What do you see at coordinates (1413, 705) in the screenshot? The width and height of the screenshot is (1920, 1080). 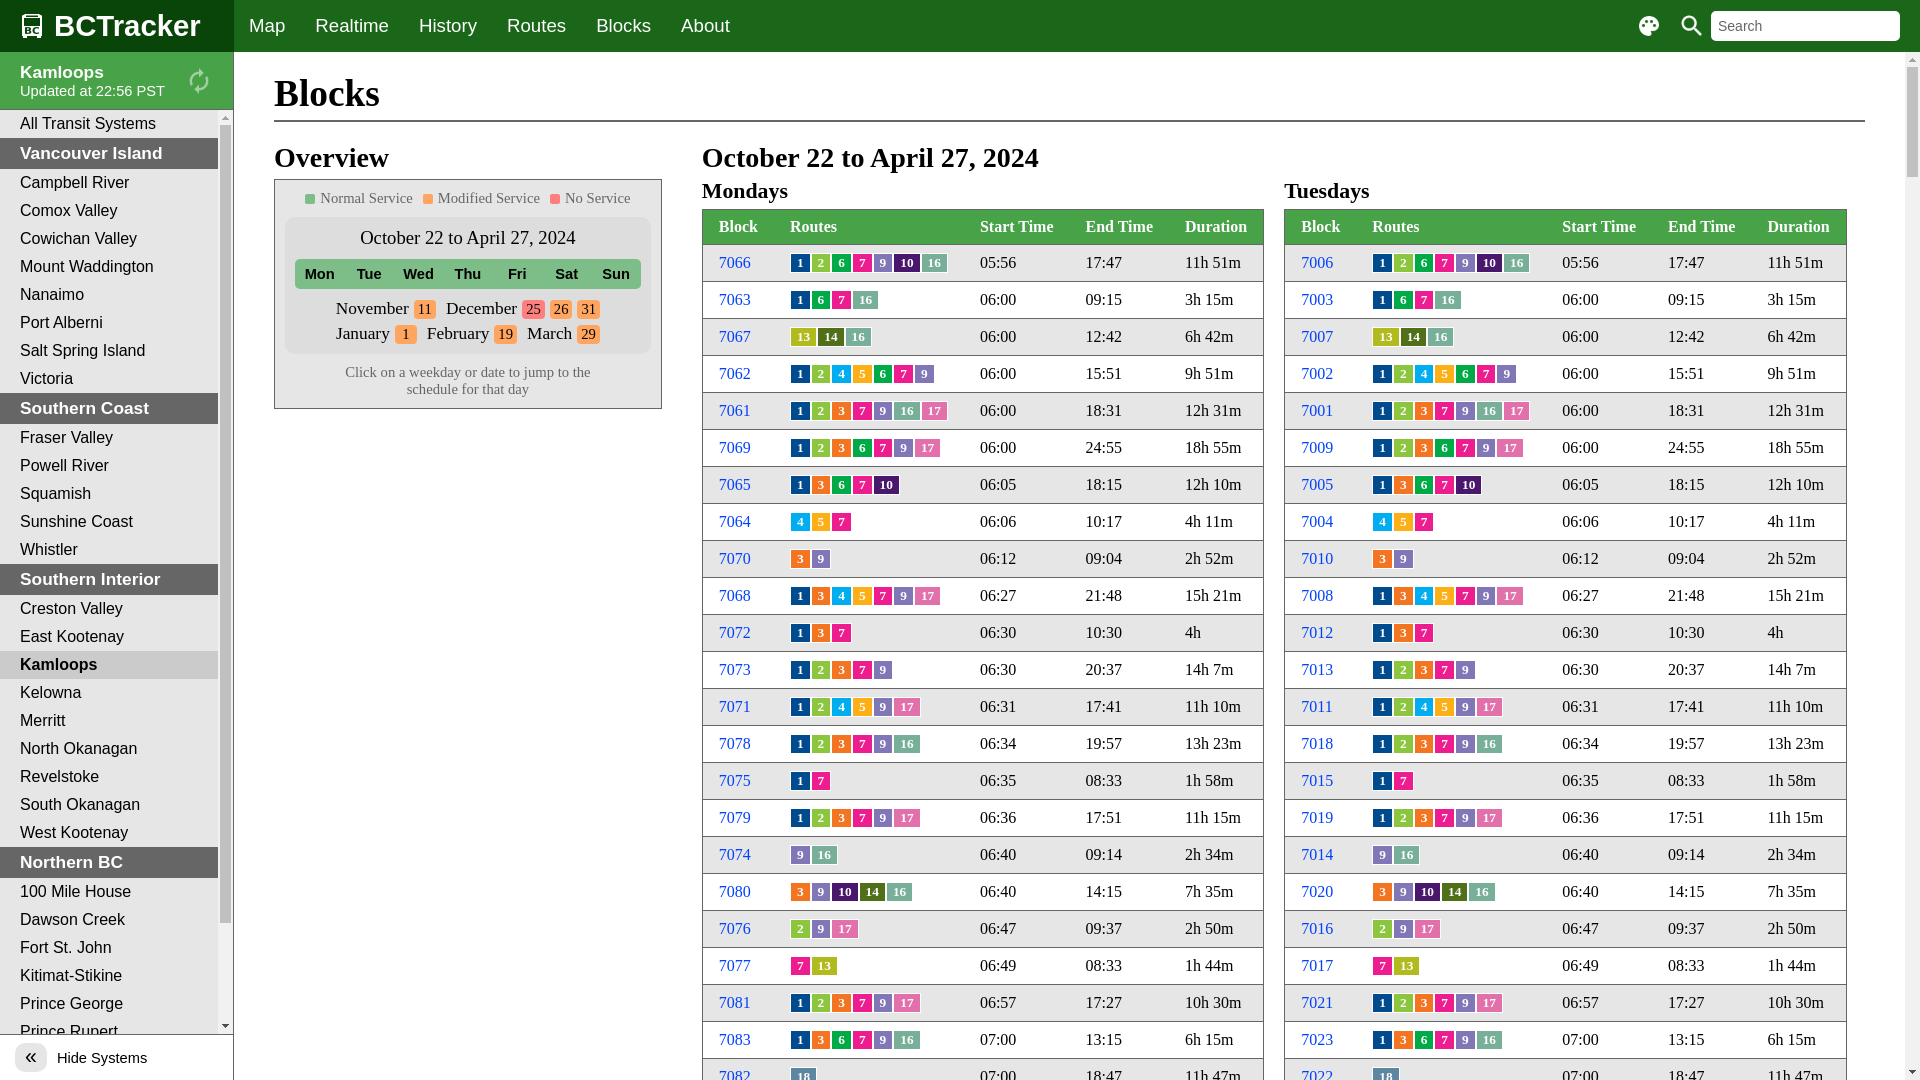 I see `'4'` at bounding box center [1413, 705].